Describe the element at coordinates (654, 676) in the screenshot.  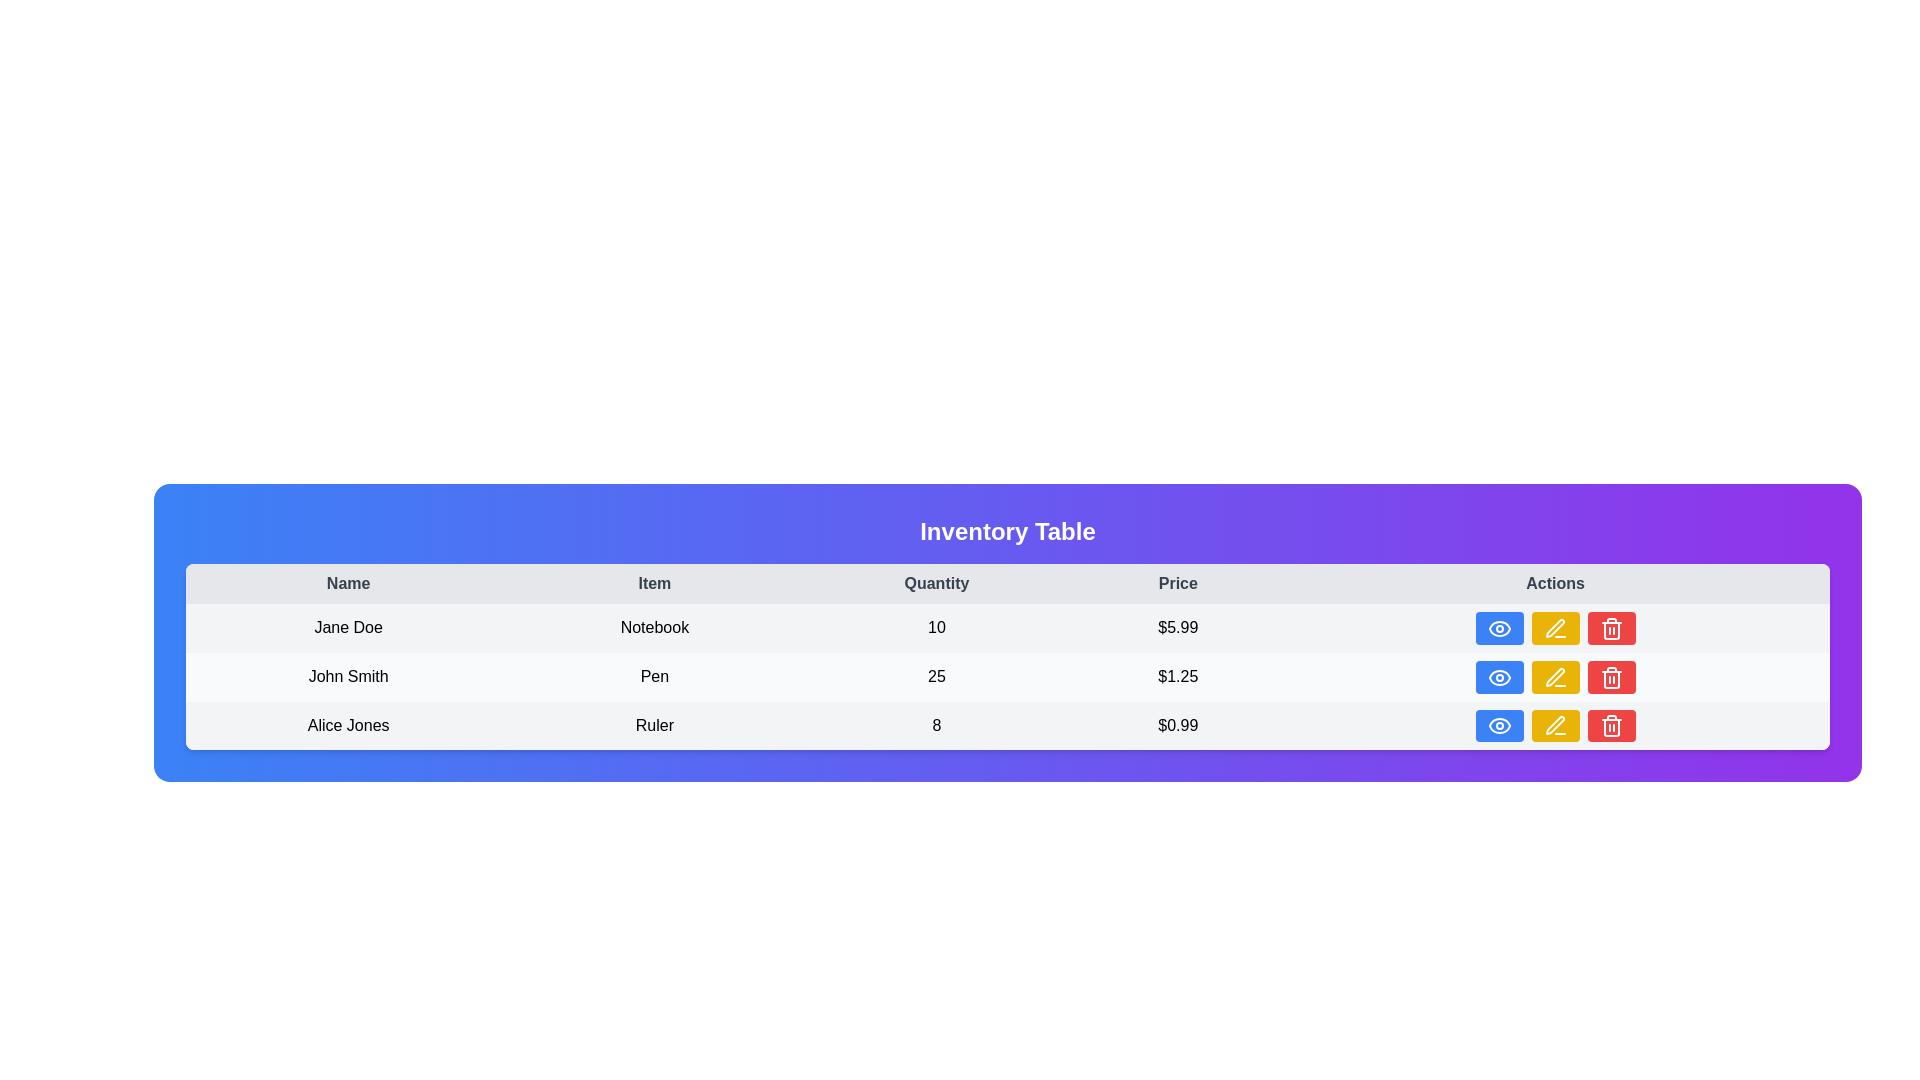
I see `'Pen' label in the inventory table, located in the second row under the 'Item' column` at that location.